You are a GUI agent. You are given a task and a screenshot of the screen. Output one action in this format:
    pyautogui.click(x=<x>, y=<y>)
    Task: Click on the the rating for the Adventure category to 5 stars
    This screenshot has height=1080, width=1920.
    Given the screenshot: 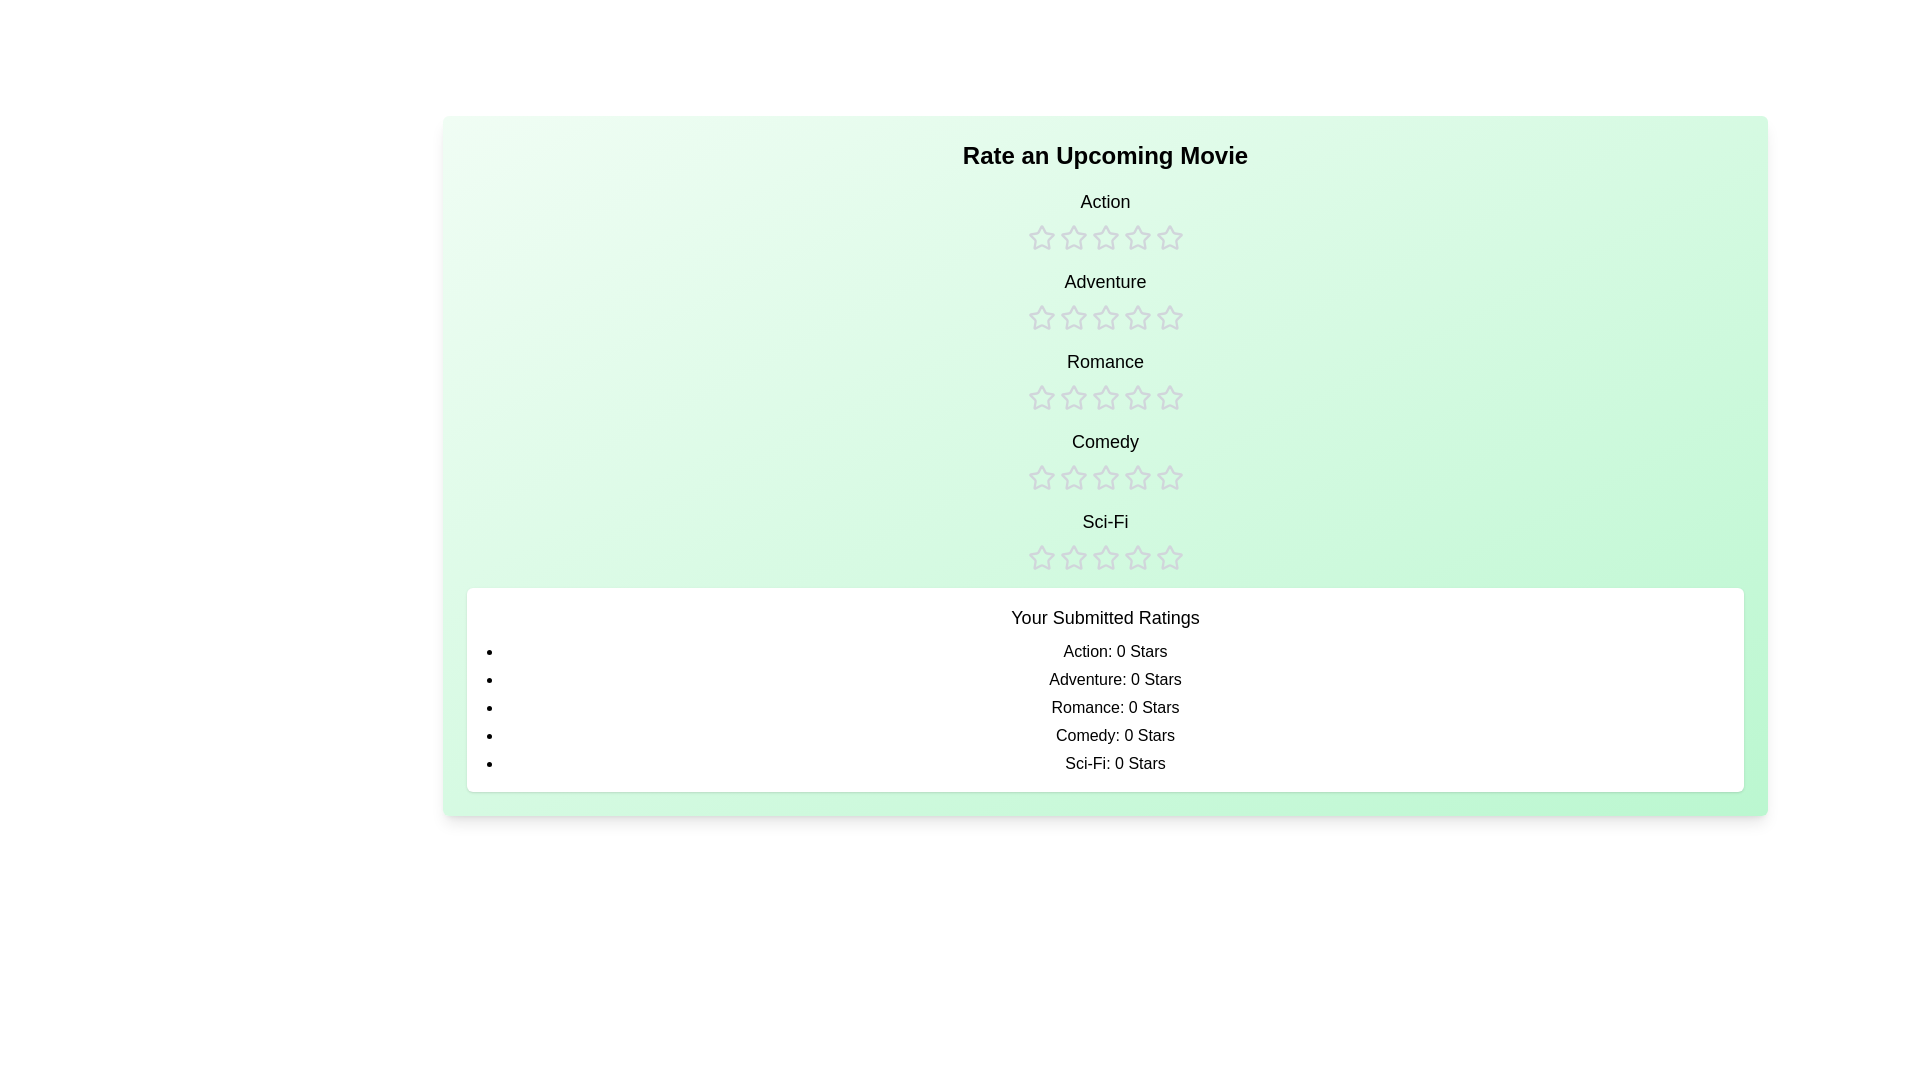 What is the action you would take?
    pyautogui.click(x=1169, y=300)
    